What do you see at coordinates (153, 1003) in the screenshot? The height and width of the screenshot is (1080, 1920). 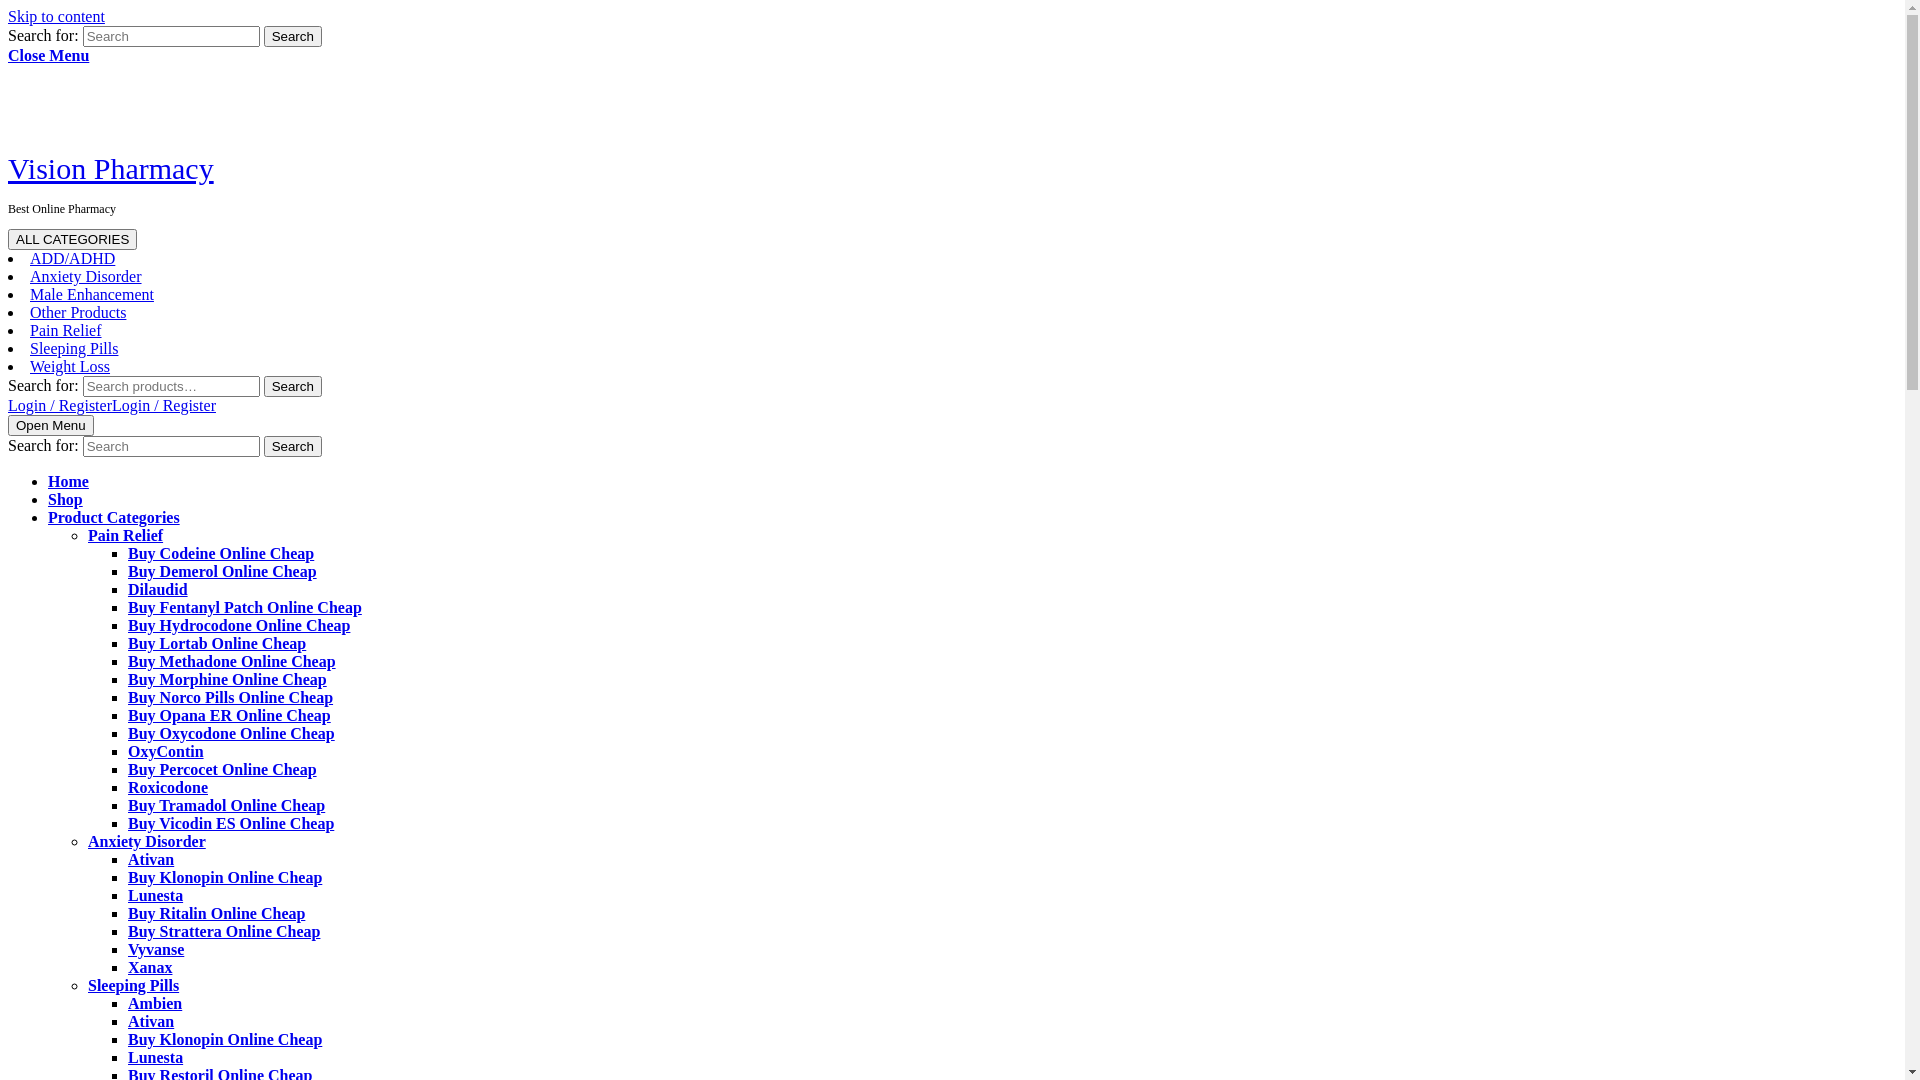 I see `'Ambien'` at bounding box center [153, 1003].